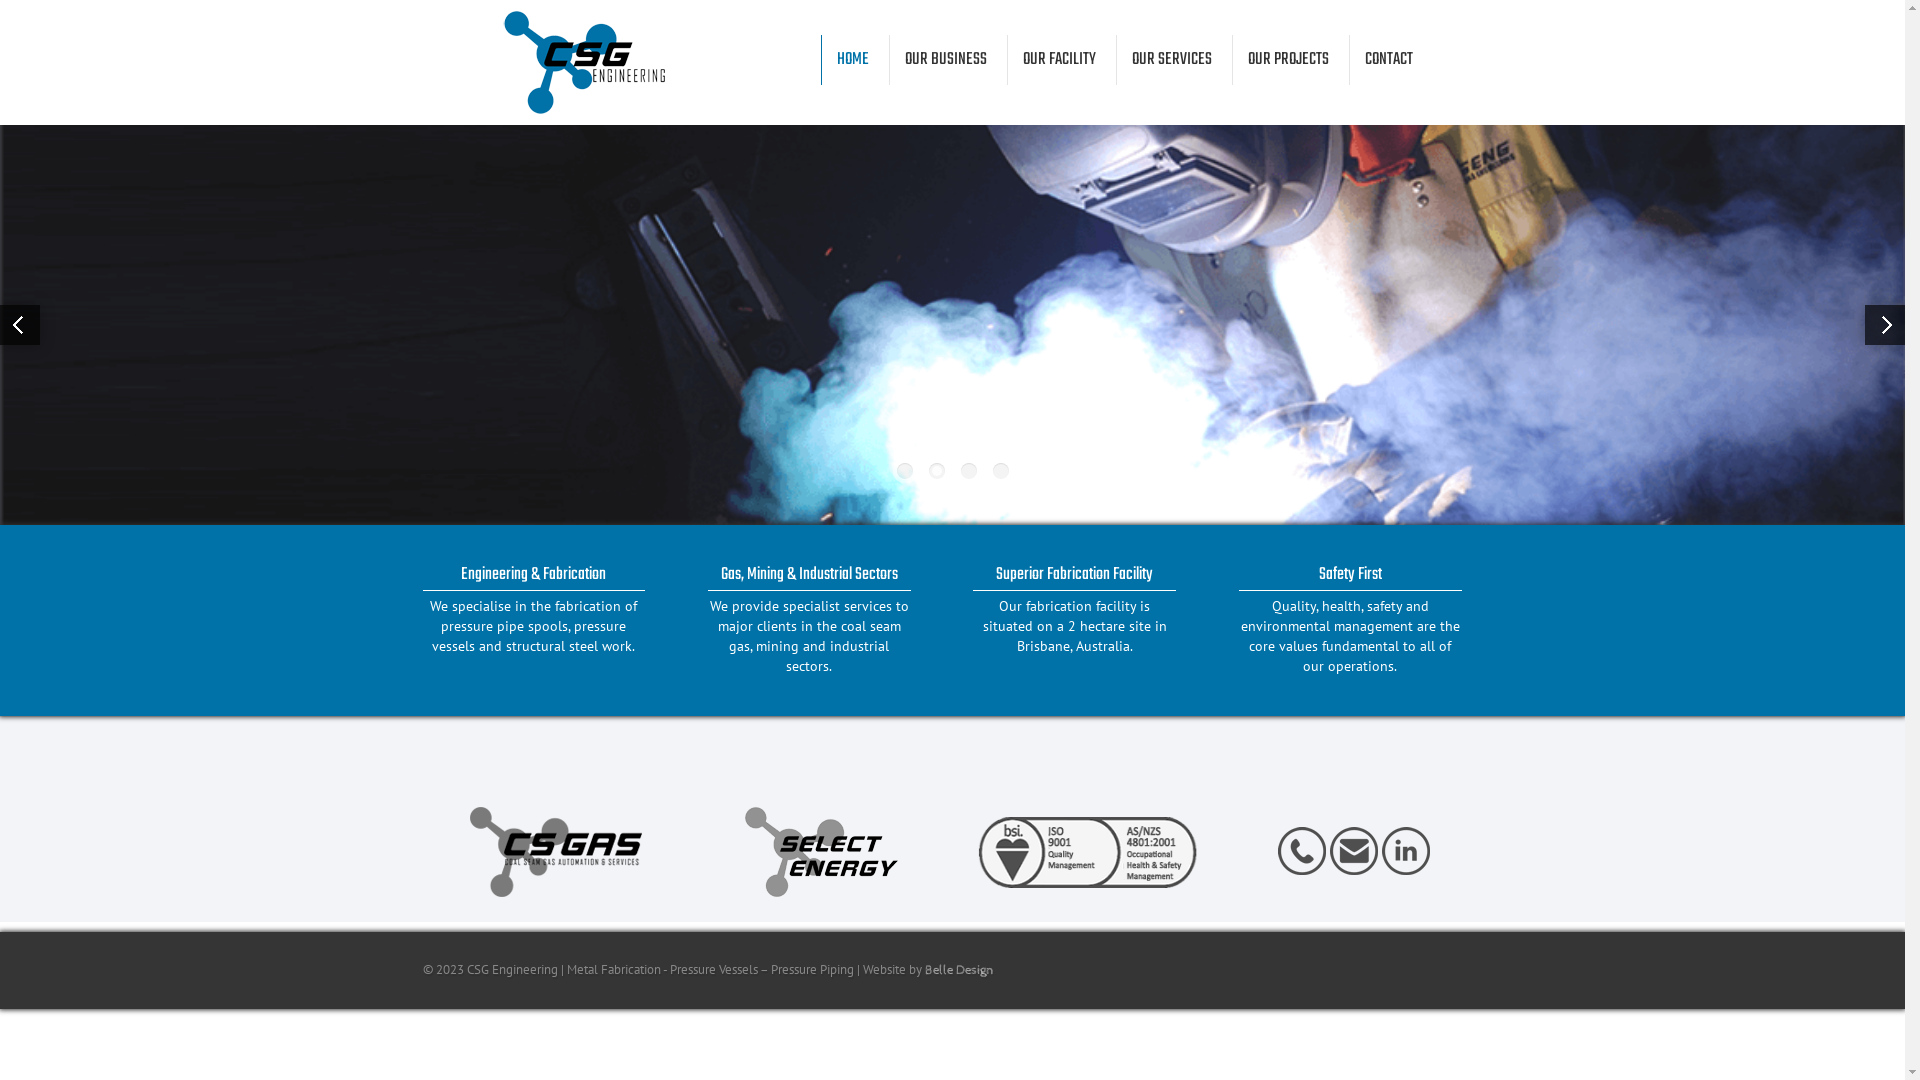 The height and width of the screenshot is (1080, 1920). Describe the element at coordinates (851, 59) in the screenshot. I see `'HOME'` at that location.